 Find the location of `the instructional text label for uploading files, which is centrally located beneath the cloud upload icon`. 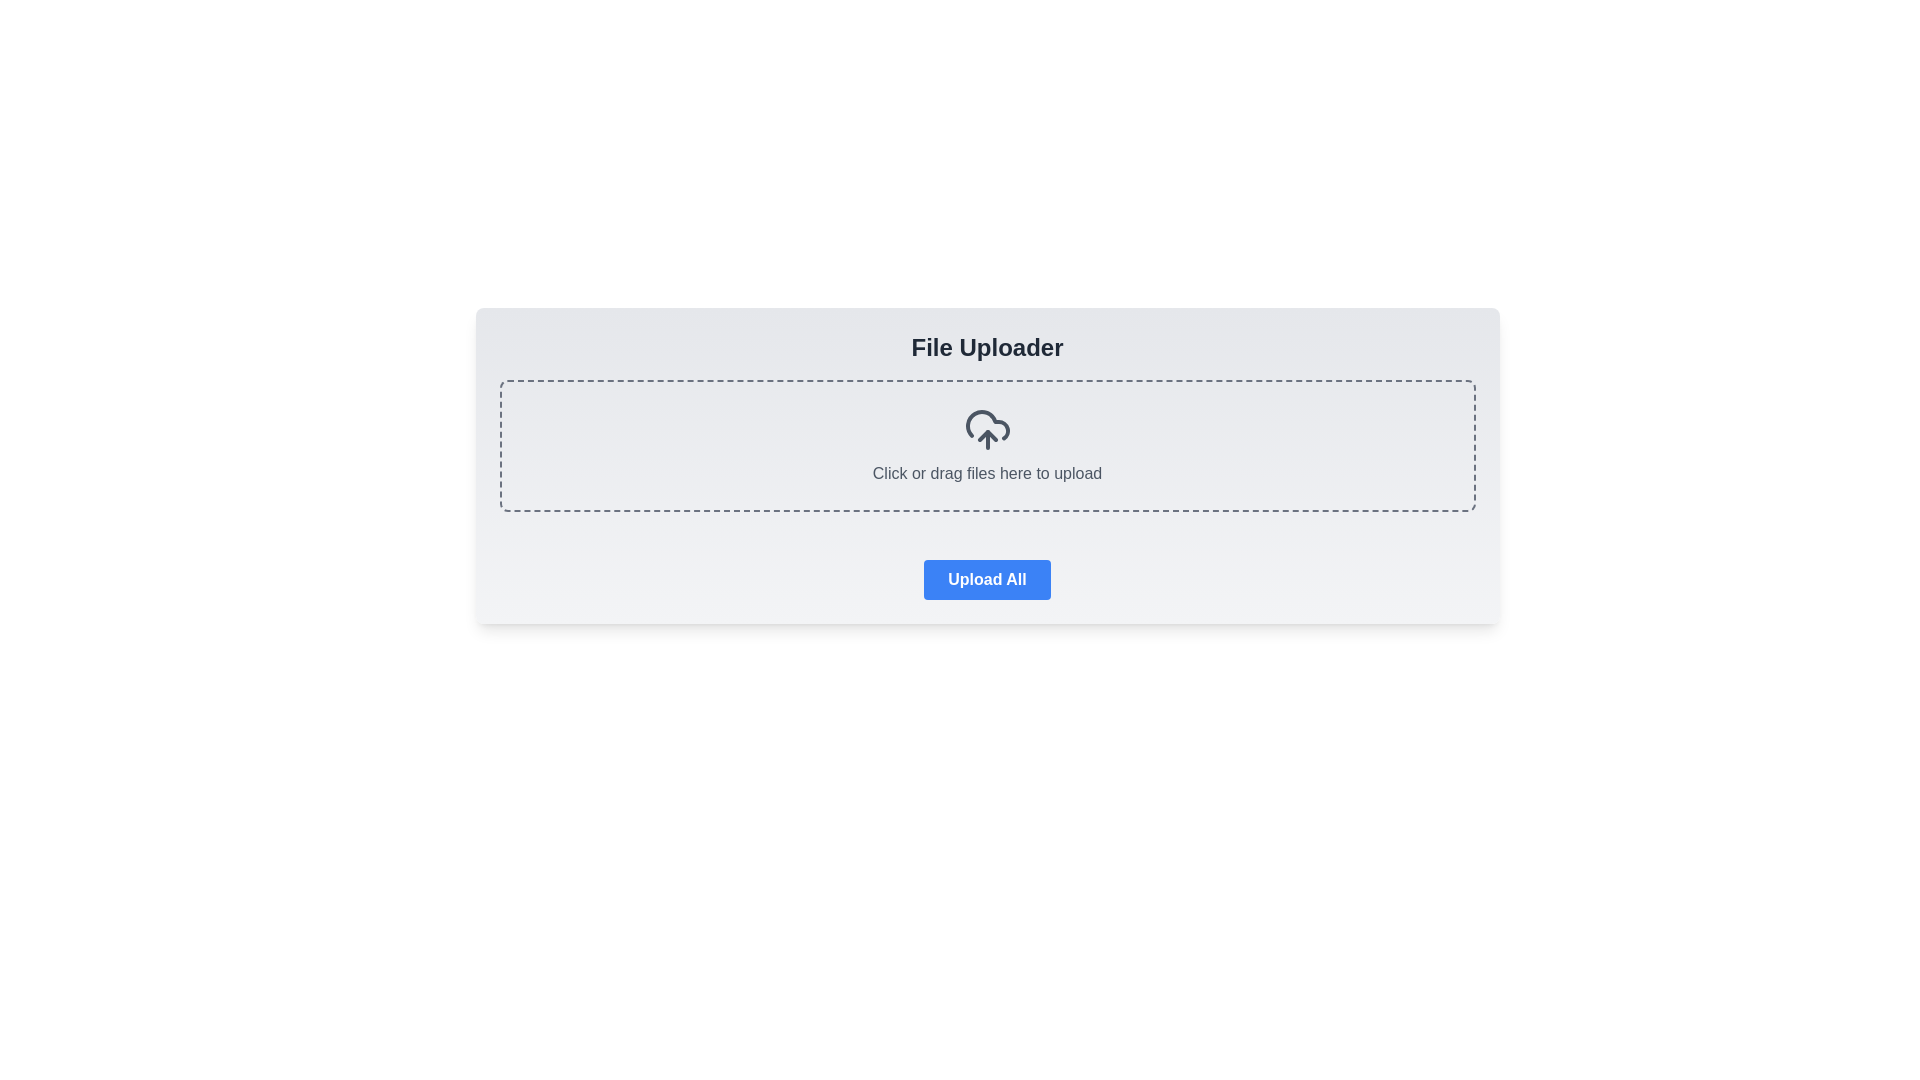

the instructional text label for uploading files, which is centrally located beneath the cloud upload icon is located at coordinates (987, 445).